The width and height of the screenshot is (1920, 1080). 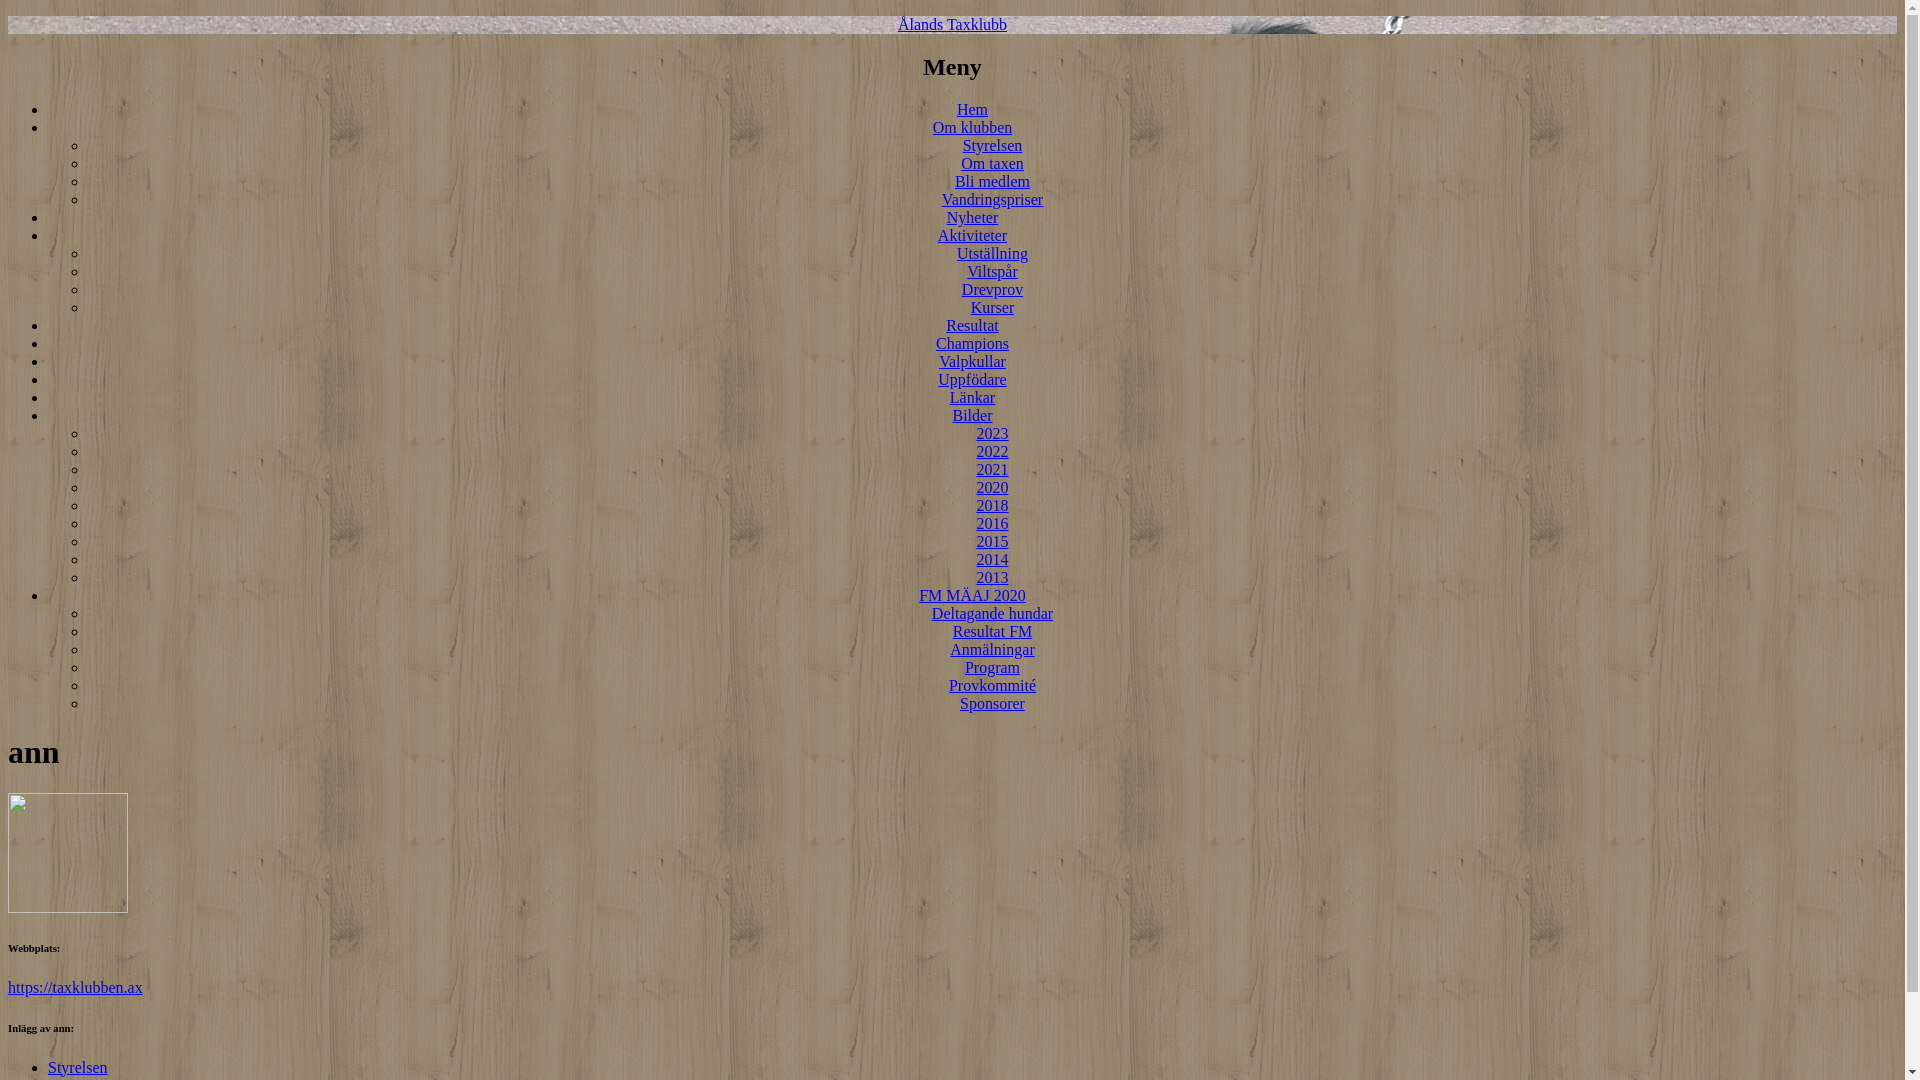 What do you see at coordinates (971, 324) in the screenshot?
I see `'Resultat'` at bounding box center [971, 324].